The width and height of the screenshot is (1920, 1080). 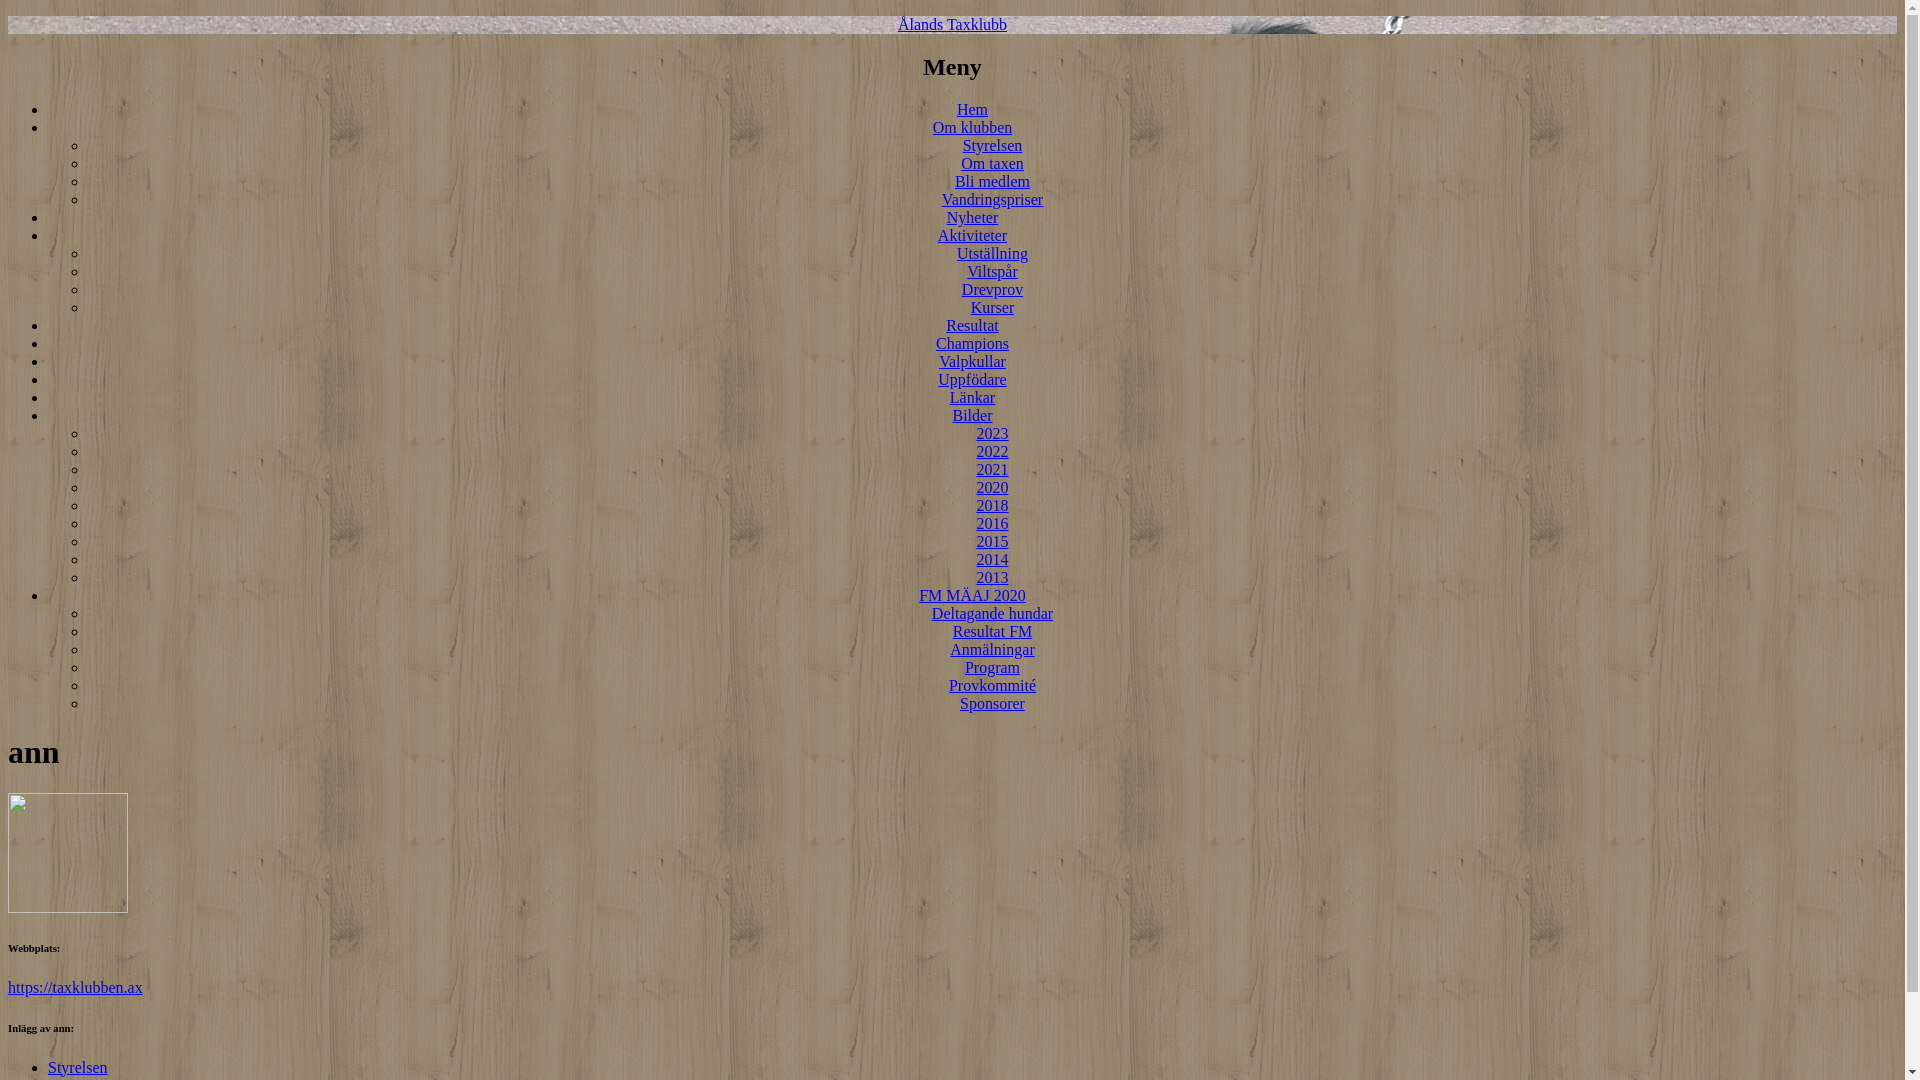 What do you see at coordinates (971, 324) in the screenshot?
I see `'Resultat'` at bounding box center [971, 324].